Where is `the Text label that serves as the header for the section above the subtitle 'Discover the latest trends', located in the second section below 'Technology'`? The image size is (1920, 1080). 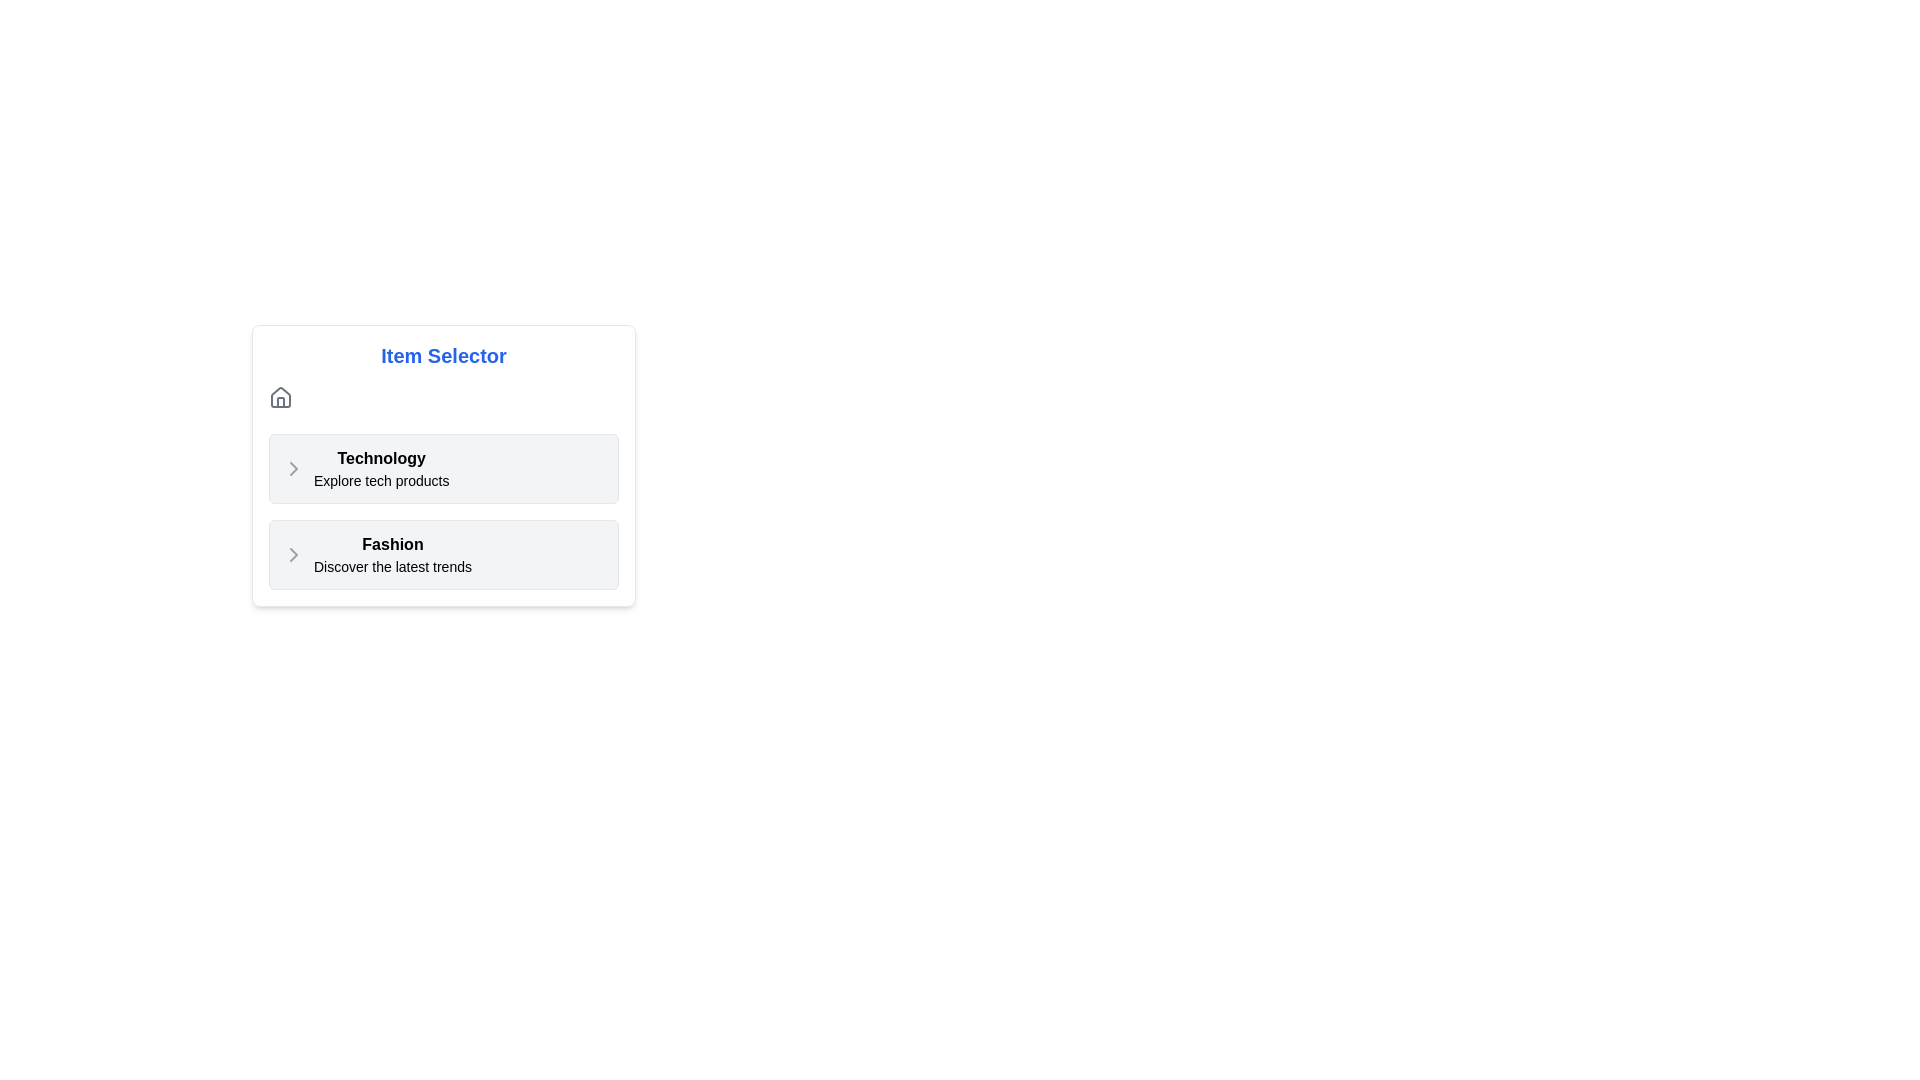
the Text label that serves as the header for the section above the subtitle 'Discover the latest trends', located in the second section below 'Technology' is located at coordinates (393, 544).